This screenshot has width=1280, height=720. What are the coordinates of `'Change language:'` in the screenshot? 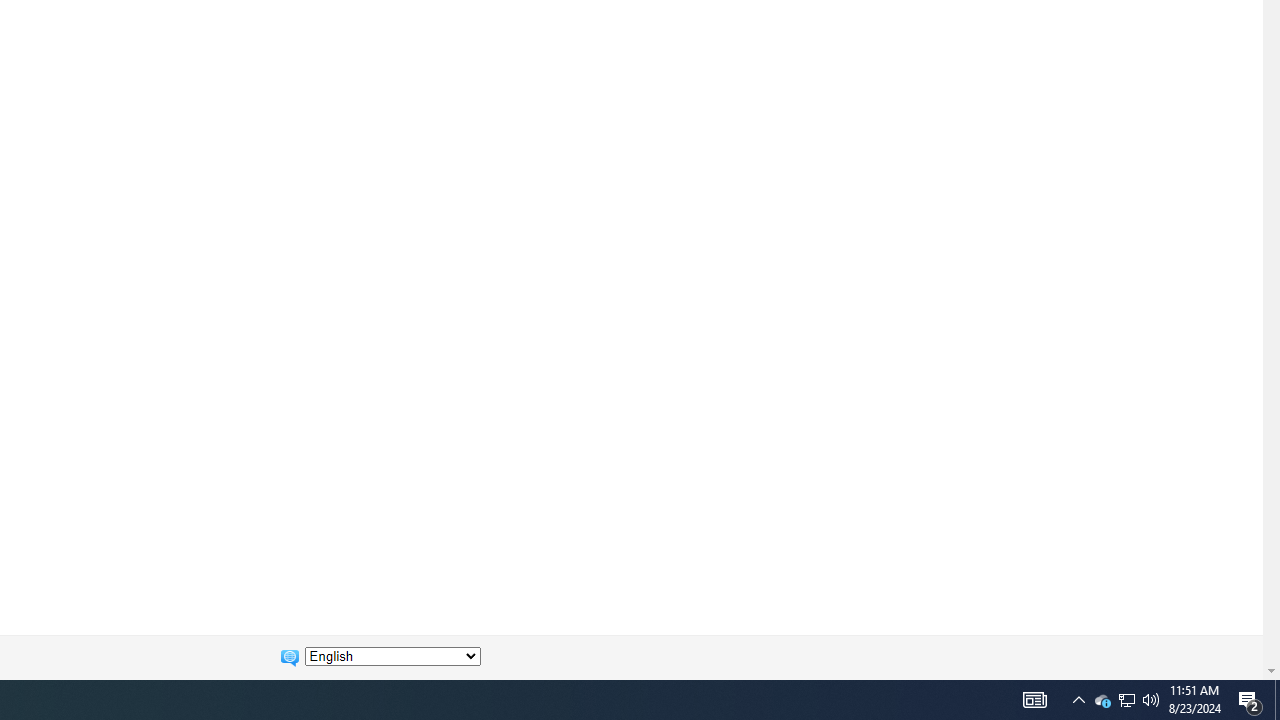 It's located at (392, 656).